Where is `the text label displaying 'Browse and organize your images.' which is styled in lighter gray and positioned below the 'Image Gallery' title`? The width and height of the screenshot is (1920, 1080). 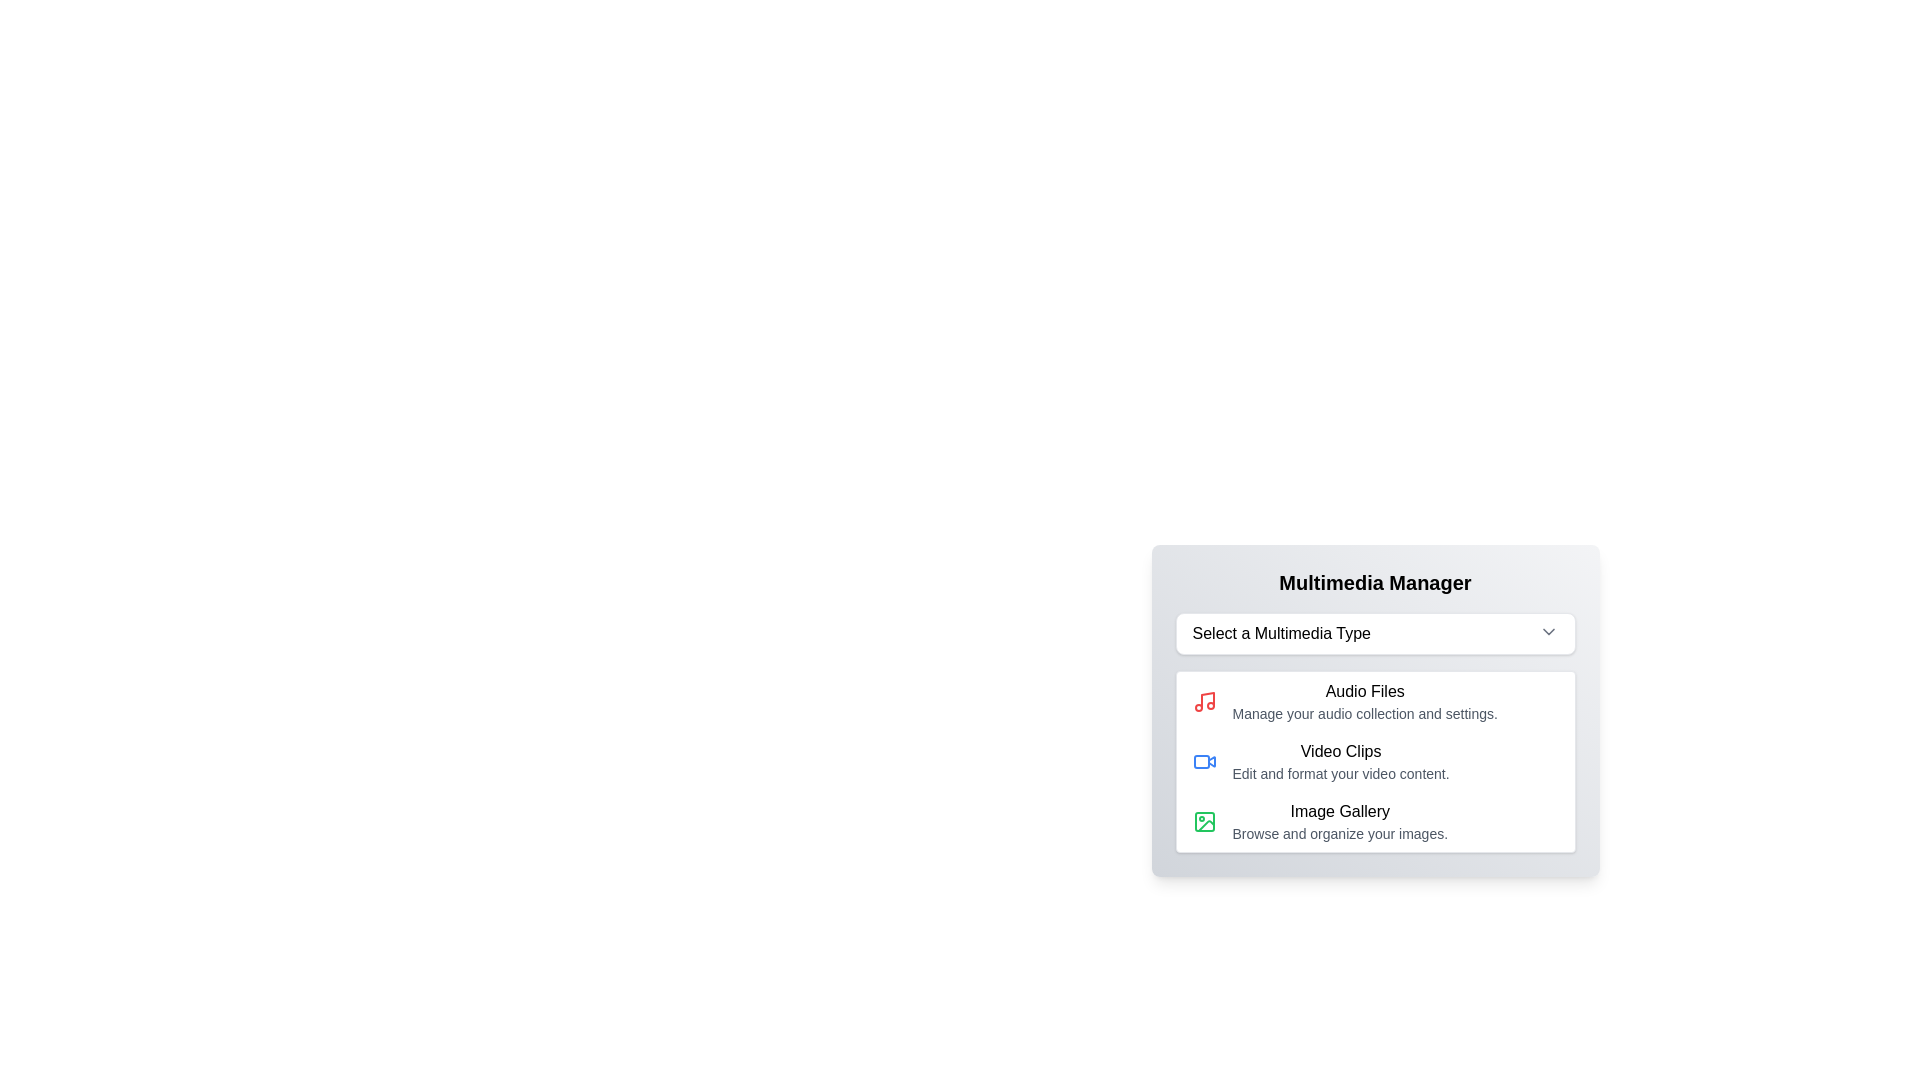
the text label displaying 'Browse and organize your images.' which is styled in lighter gray and positioned below the 'Image Gallery' title is located at coordinates (1340, 833).